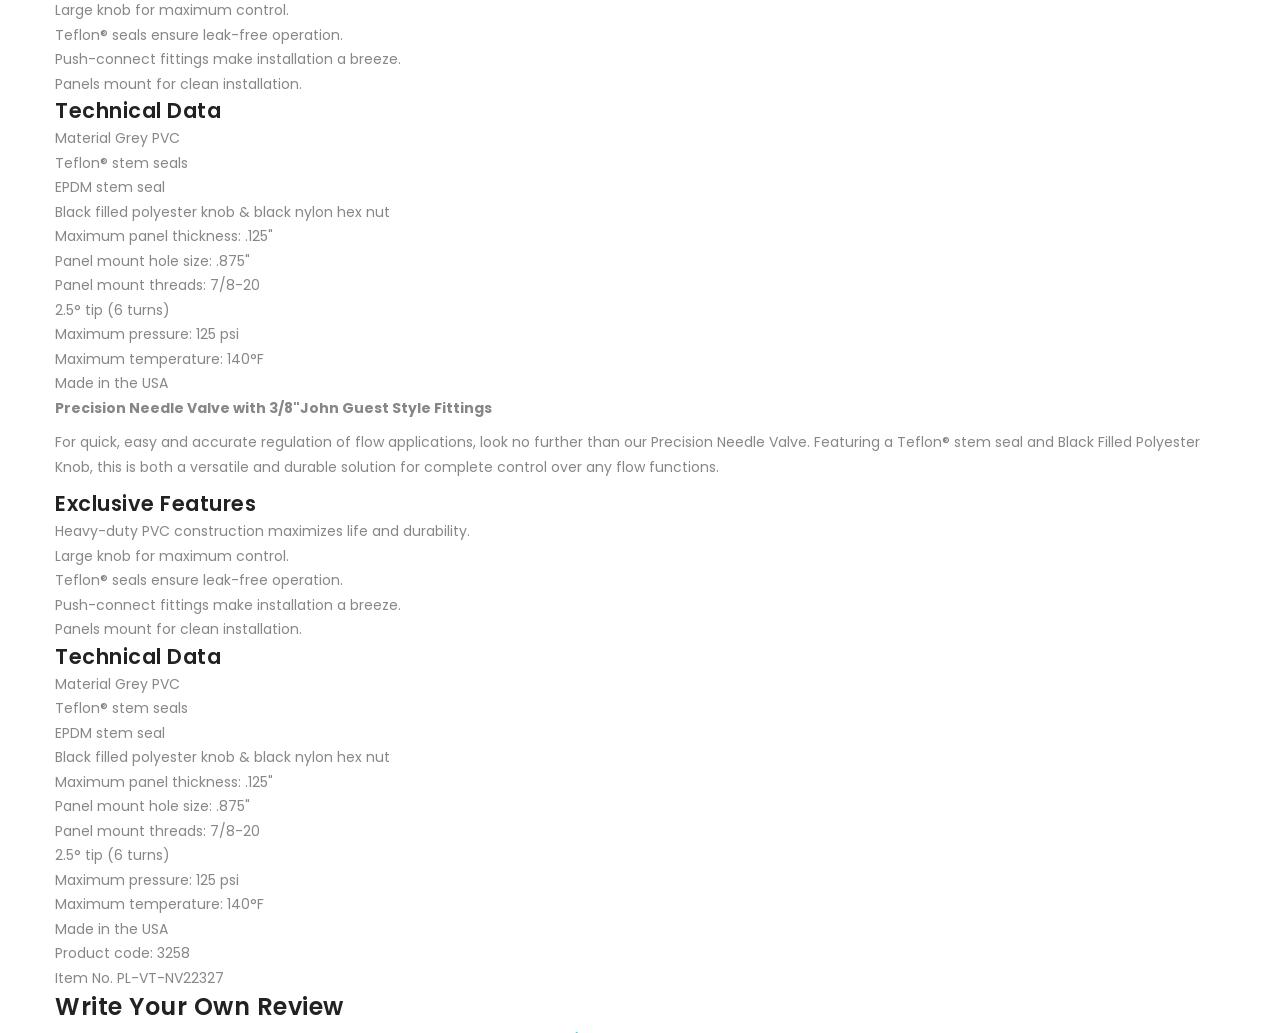 The width and height of the screenshot is (1280, 1033). What do you see at coordinates (55, 454) in the screenshot?
I see `'For quick, easy and accurate regulation of flow applications, look no further than our Precision Needle Valve. Featuring a Teflon® stem seal and Black Filled Polyester Knob, this is both a versatile and durable solution for complete control over any flow functions.'` at bounding box center [55, 454].